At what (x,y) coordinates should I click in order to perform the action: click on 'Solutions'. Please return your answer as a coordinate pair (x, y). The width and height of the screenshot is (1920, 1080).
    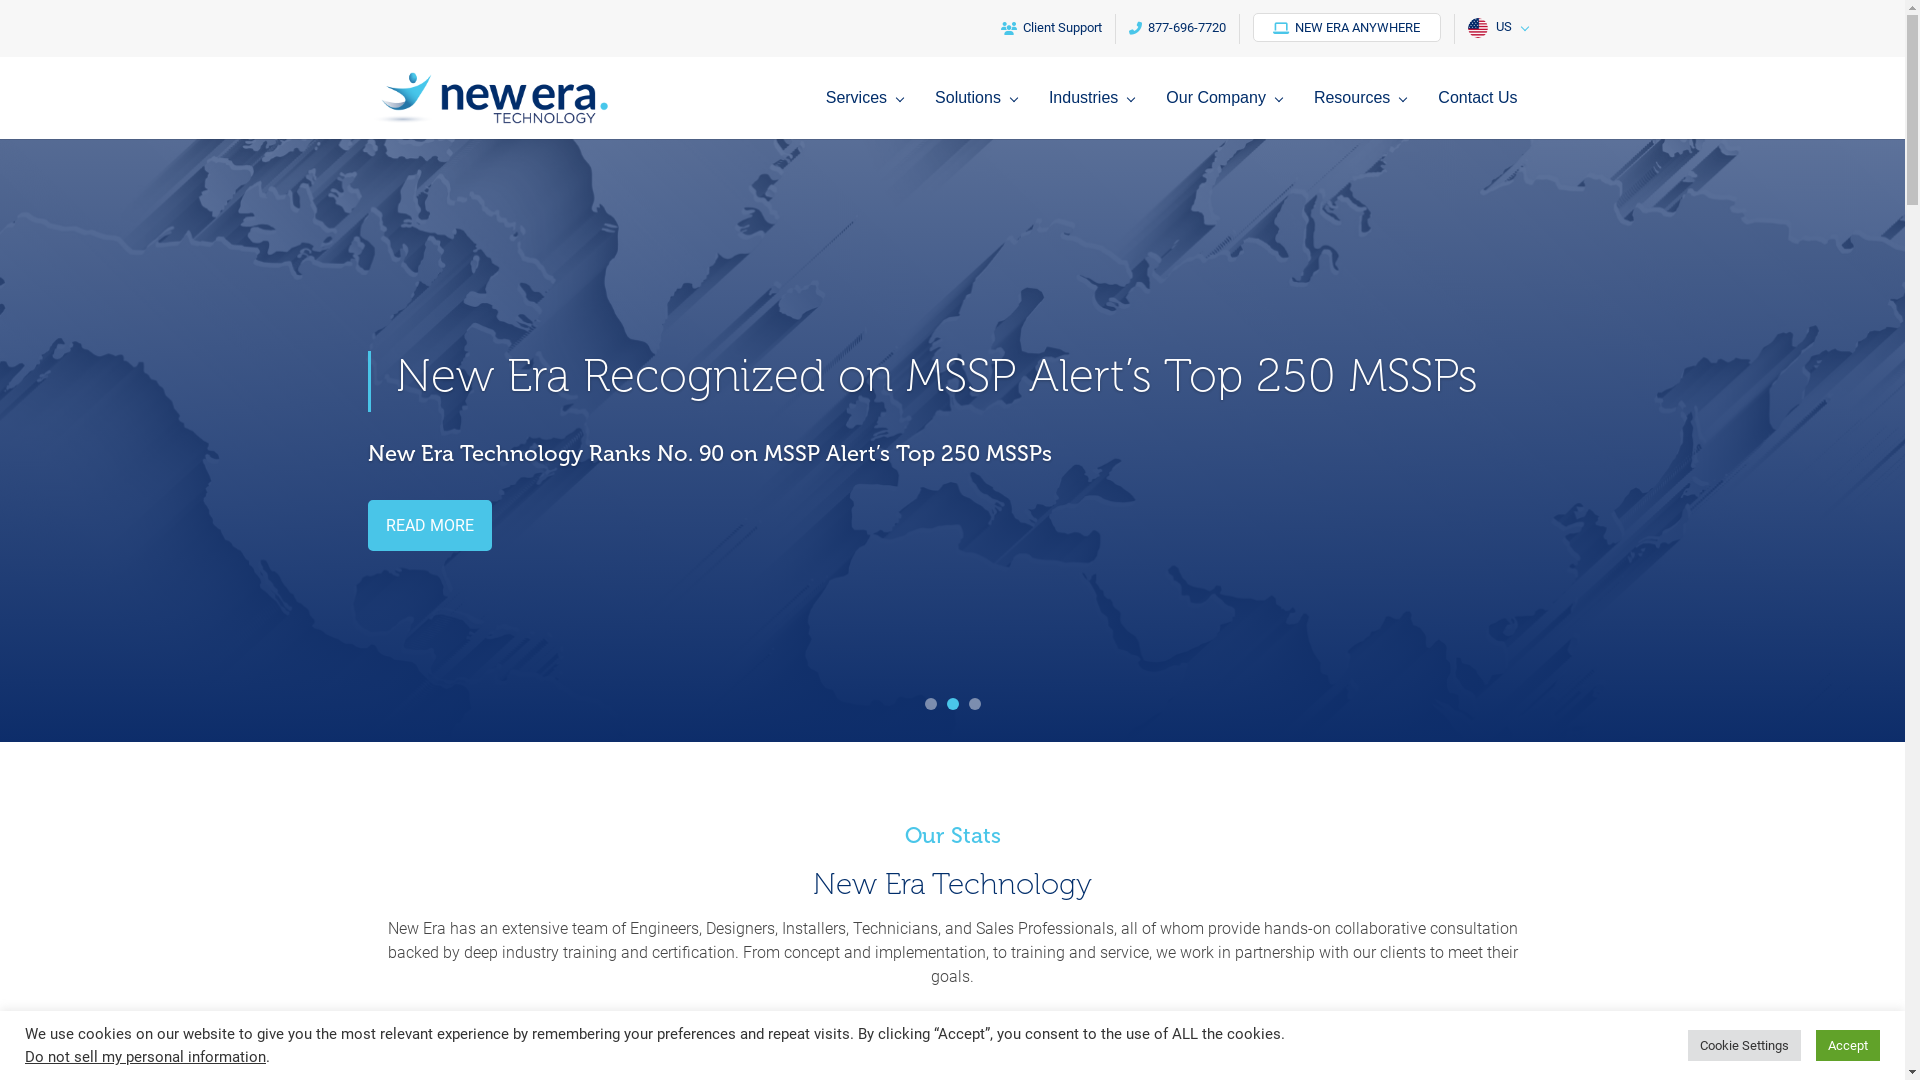
    Looking at the image, I should click on (980, 114).